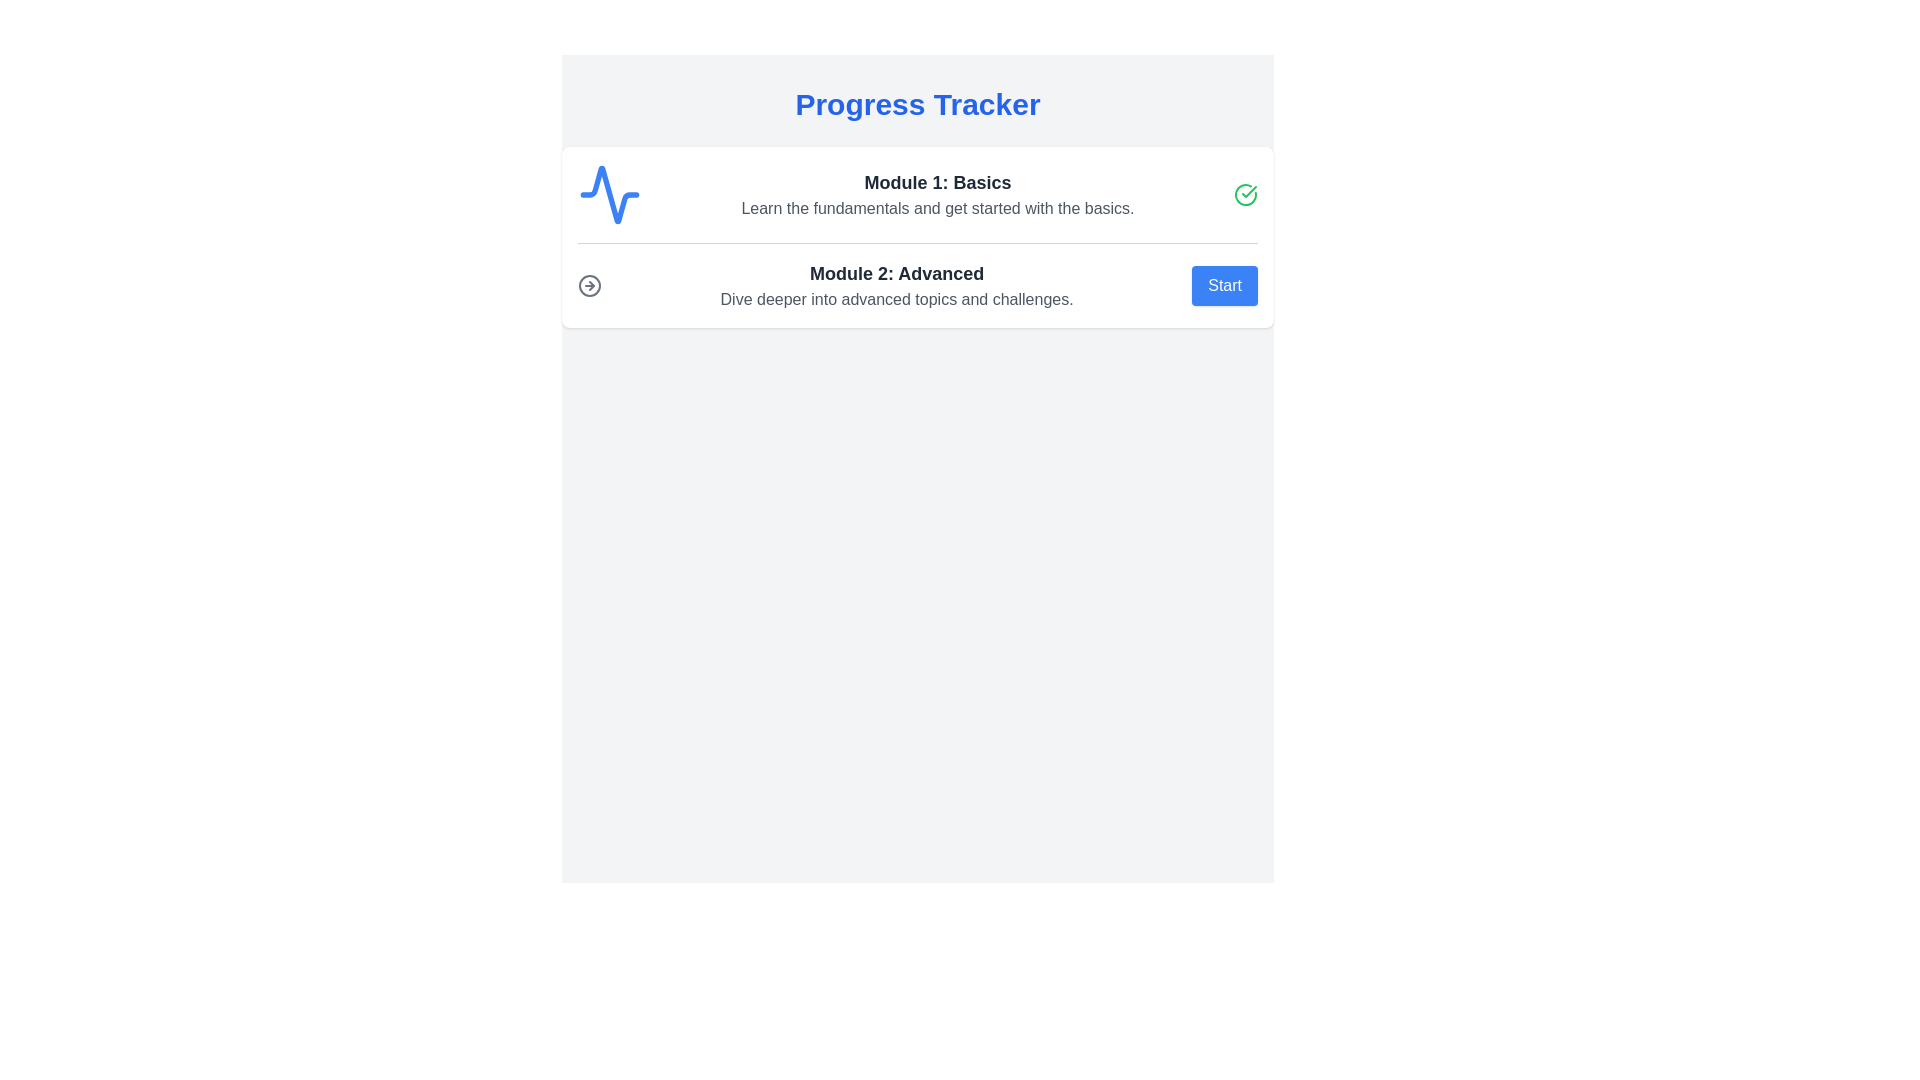 The height and width of the screenshot is (1080, 1920). Describe the element at coordinates (1245, 195) in the screenshot. I see `the green check mark icon within the circular icon located in the top-right corner of 'Module 1: Basics'` at that location.